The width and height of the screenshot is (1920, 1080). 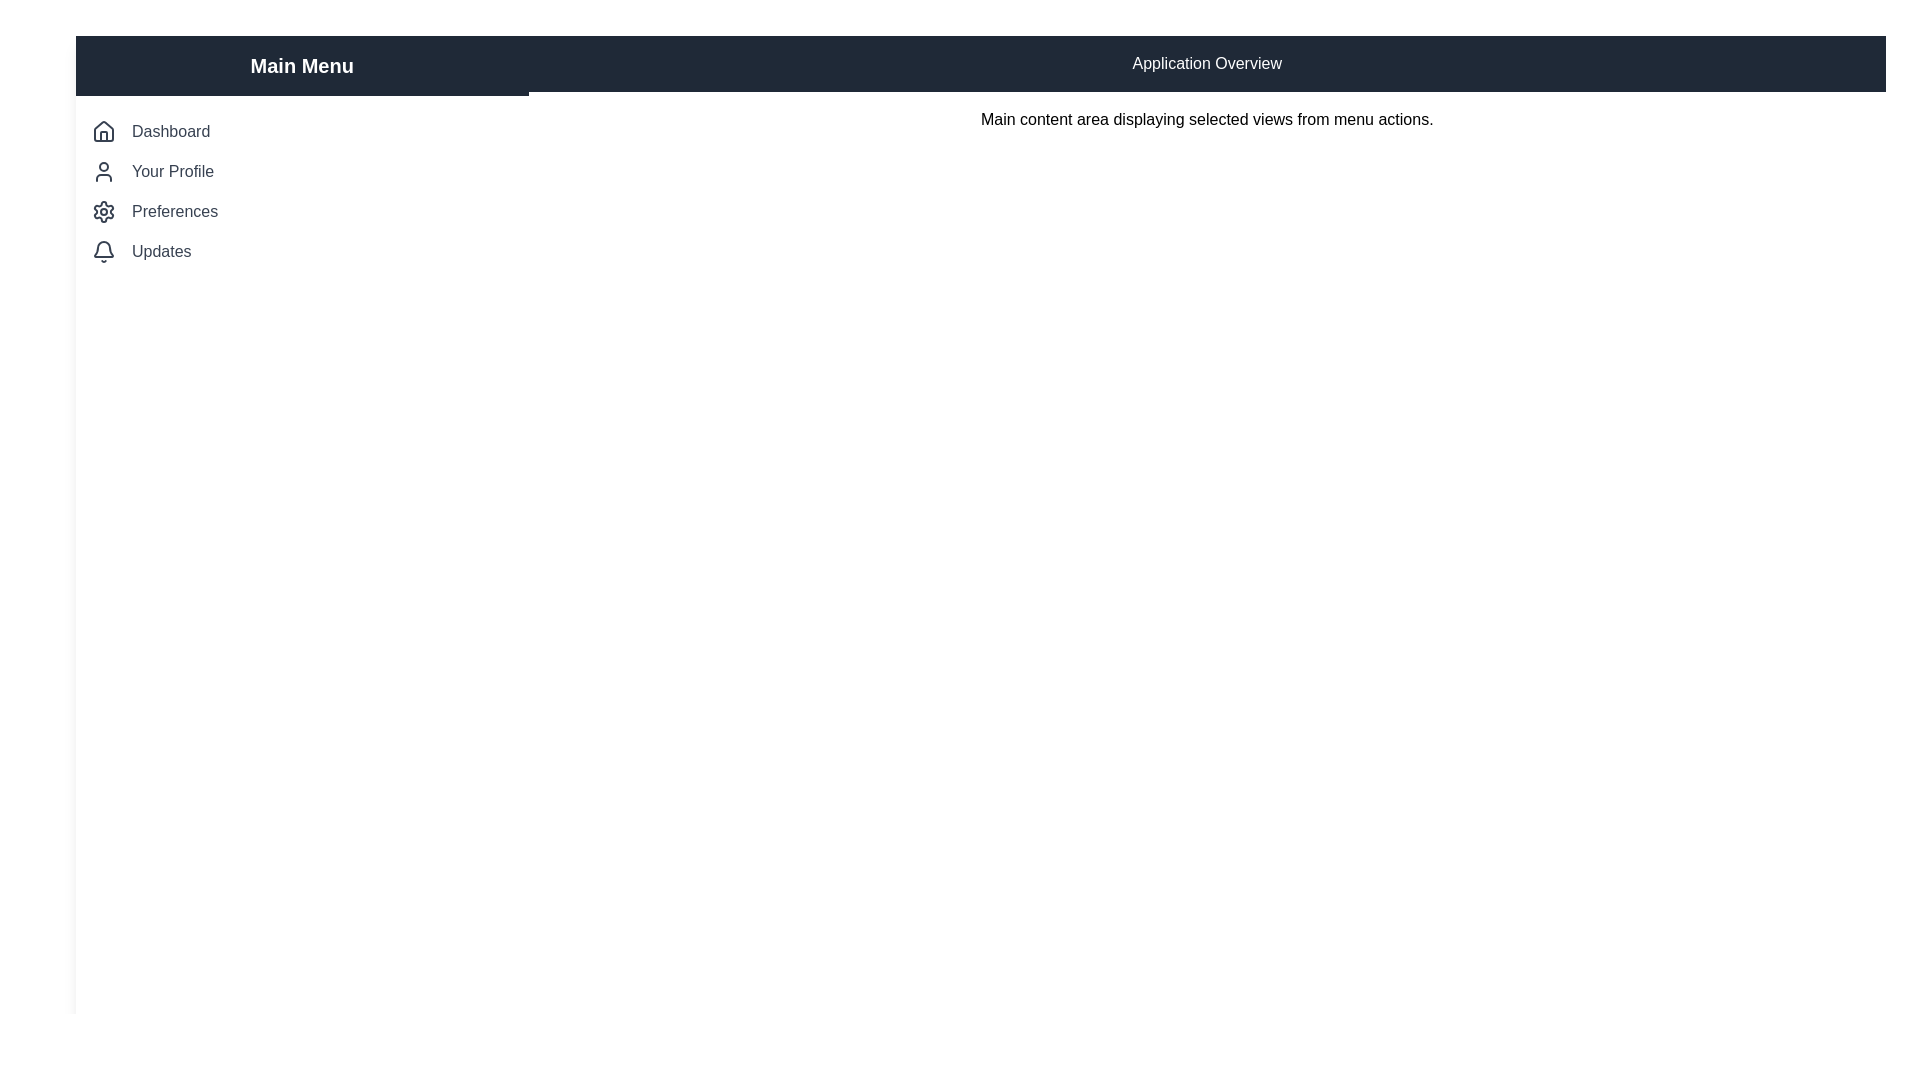 What do you see at coordinates (103, 131) in the screenshot?
I see `the house icon located in the vertical navigation menu to the left of the 'Dashboard' label` at bounding box center [103, 131].